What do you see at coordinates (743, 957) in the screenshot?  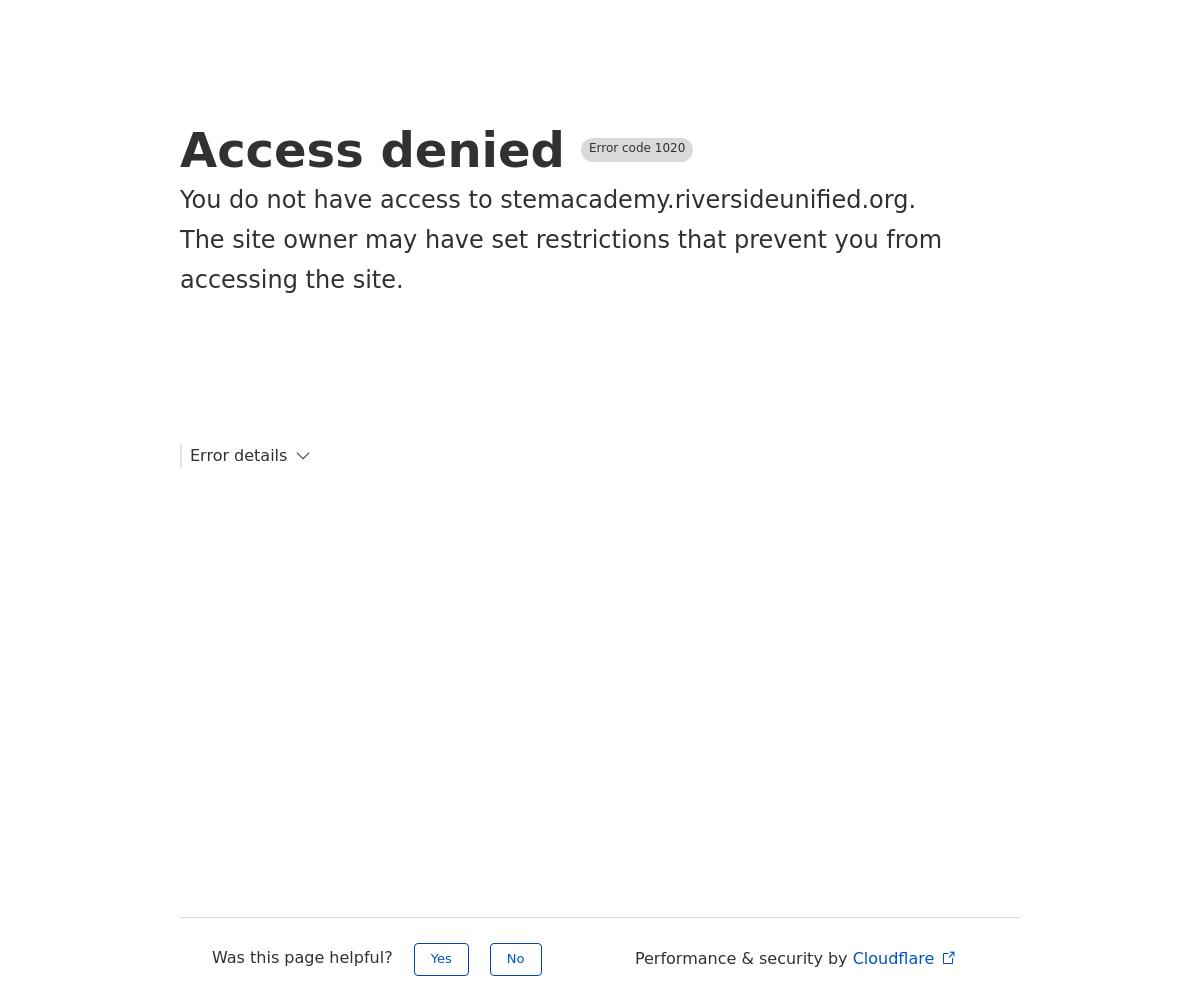 I see `'Performance & security by'` at bounding box center [743, 957].